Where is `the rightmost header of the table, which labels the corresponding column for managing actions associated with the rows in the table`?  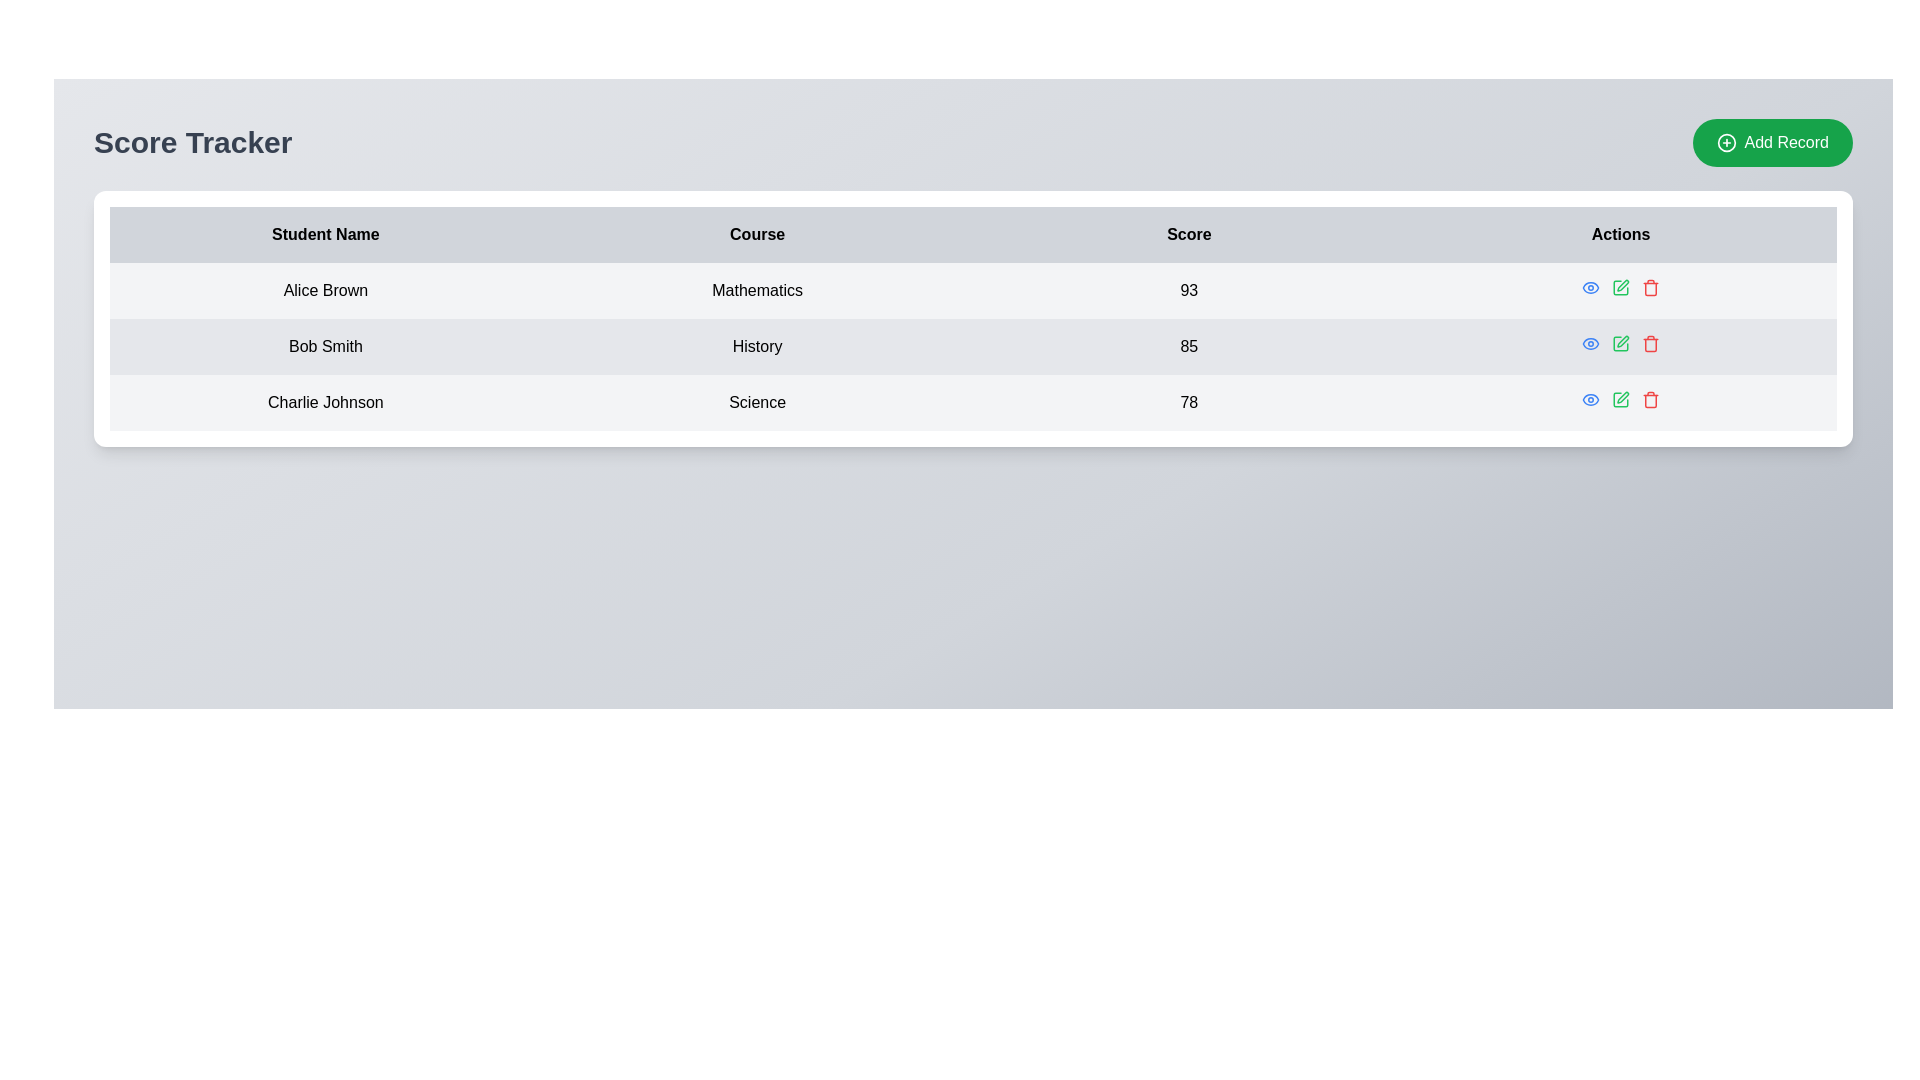 the rightmost header of the table, which labels the corresponding column for managing actions associated with the rows in the table is located at coordinates (1621, 234).